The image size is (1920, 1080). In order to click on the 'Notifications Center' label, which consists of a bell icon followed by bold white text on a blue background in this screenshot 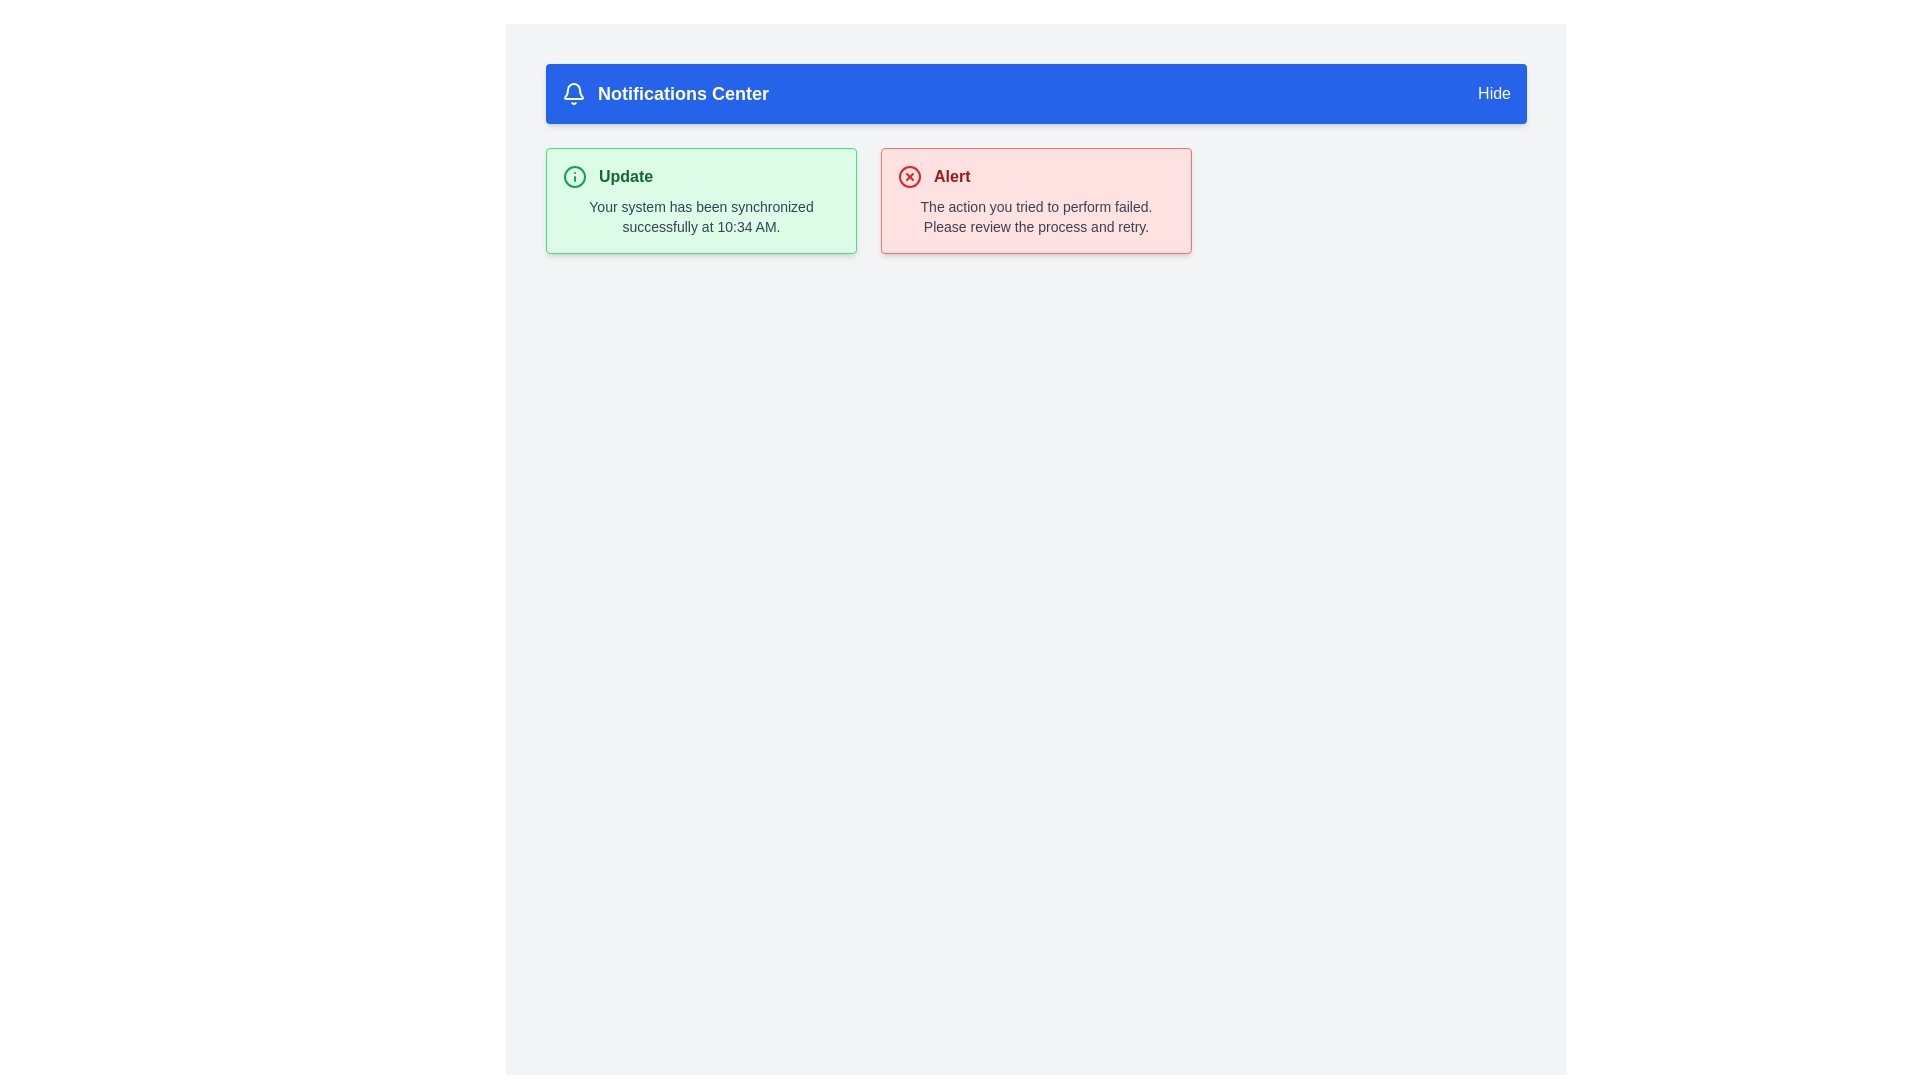, I will do `click(665, 93)`.